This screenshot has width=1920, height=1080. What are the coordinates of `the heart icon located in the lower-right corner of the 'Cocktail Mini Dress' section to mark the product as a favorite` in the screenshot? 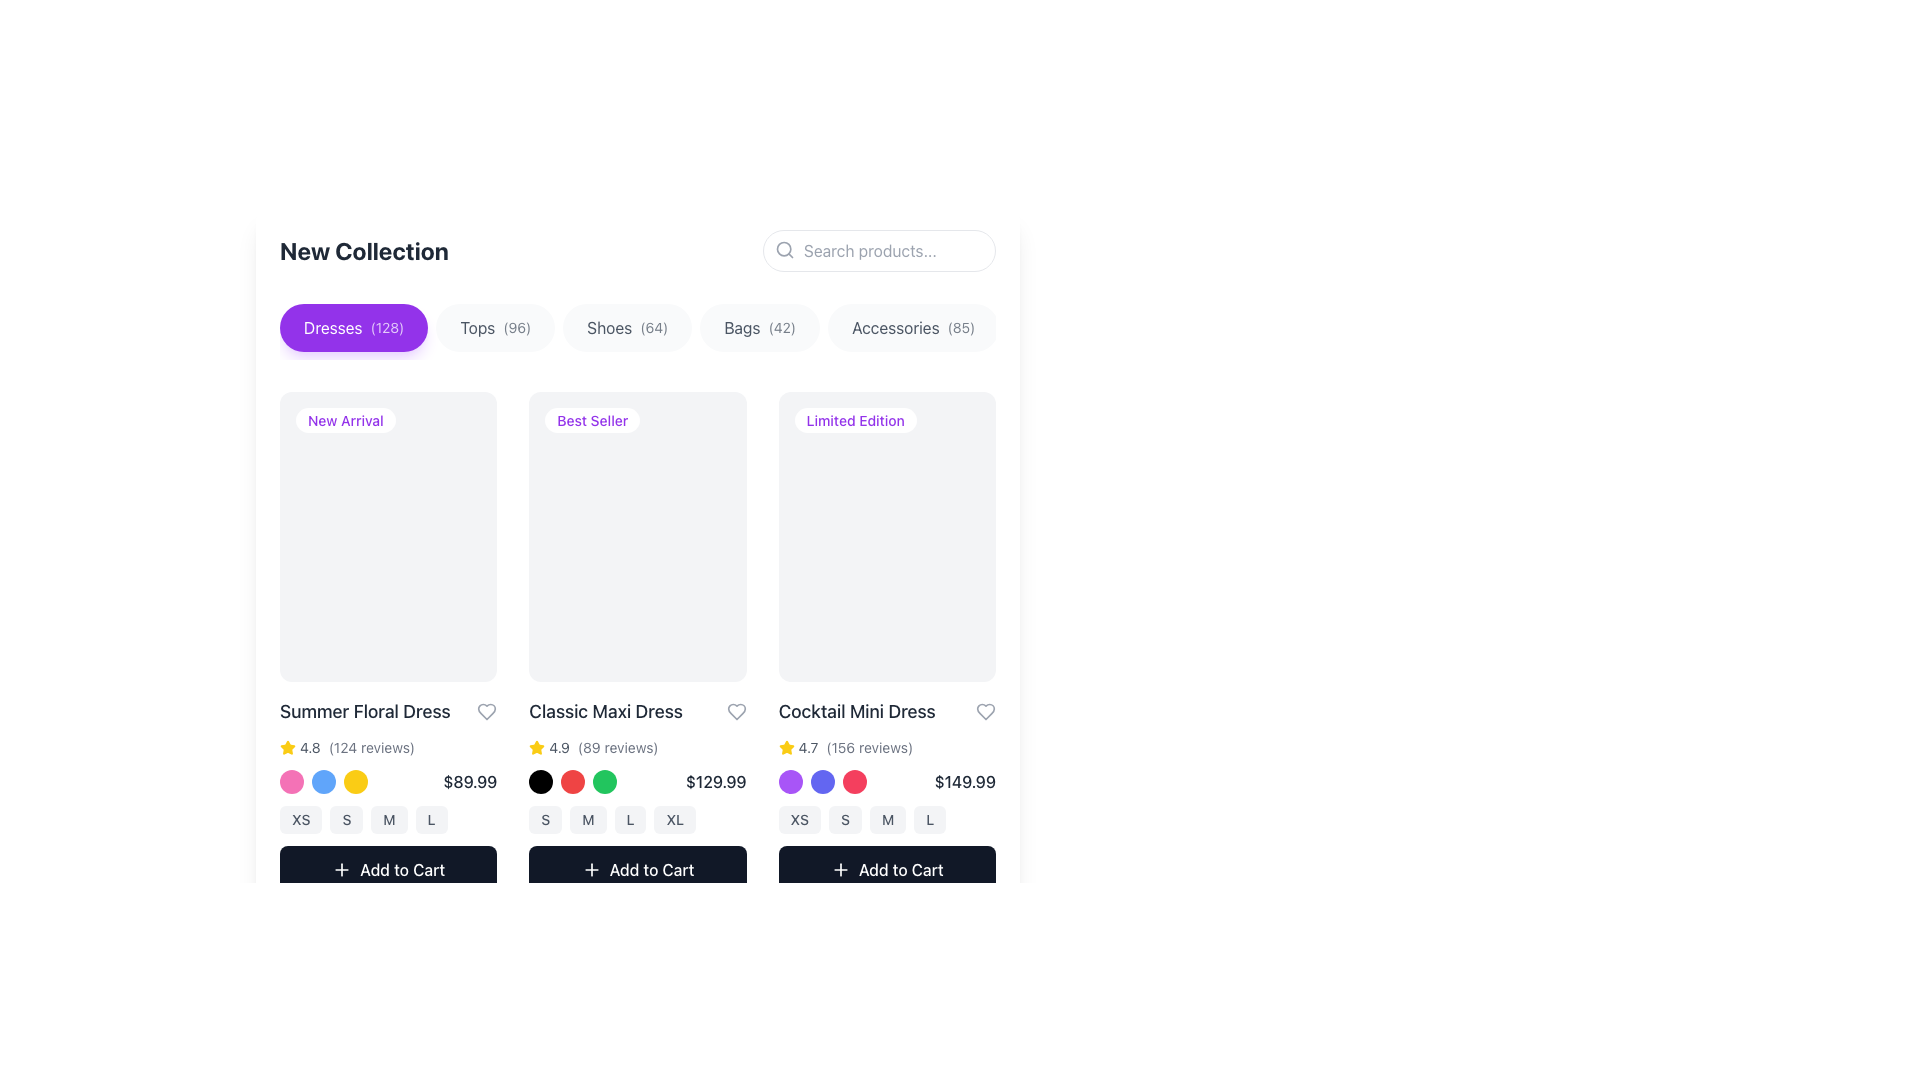 It's located at (985, 710).